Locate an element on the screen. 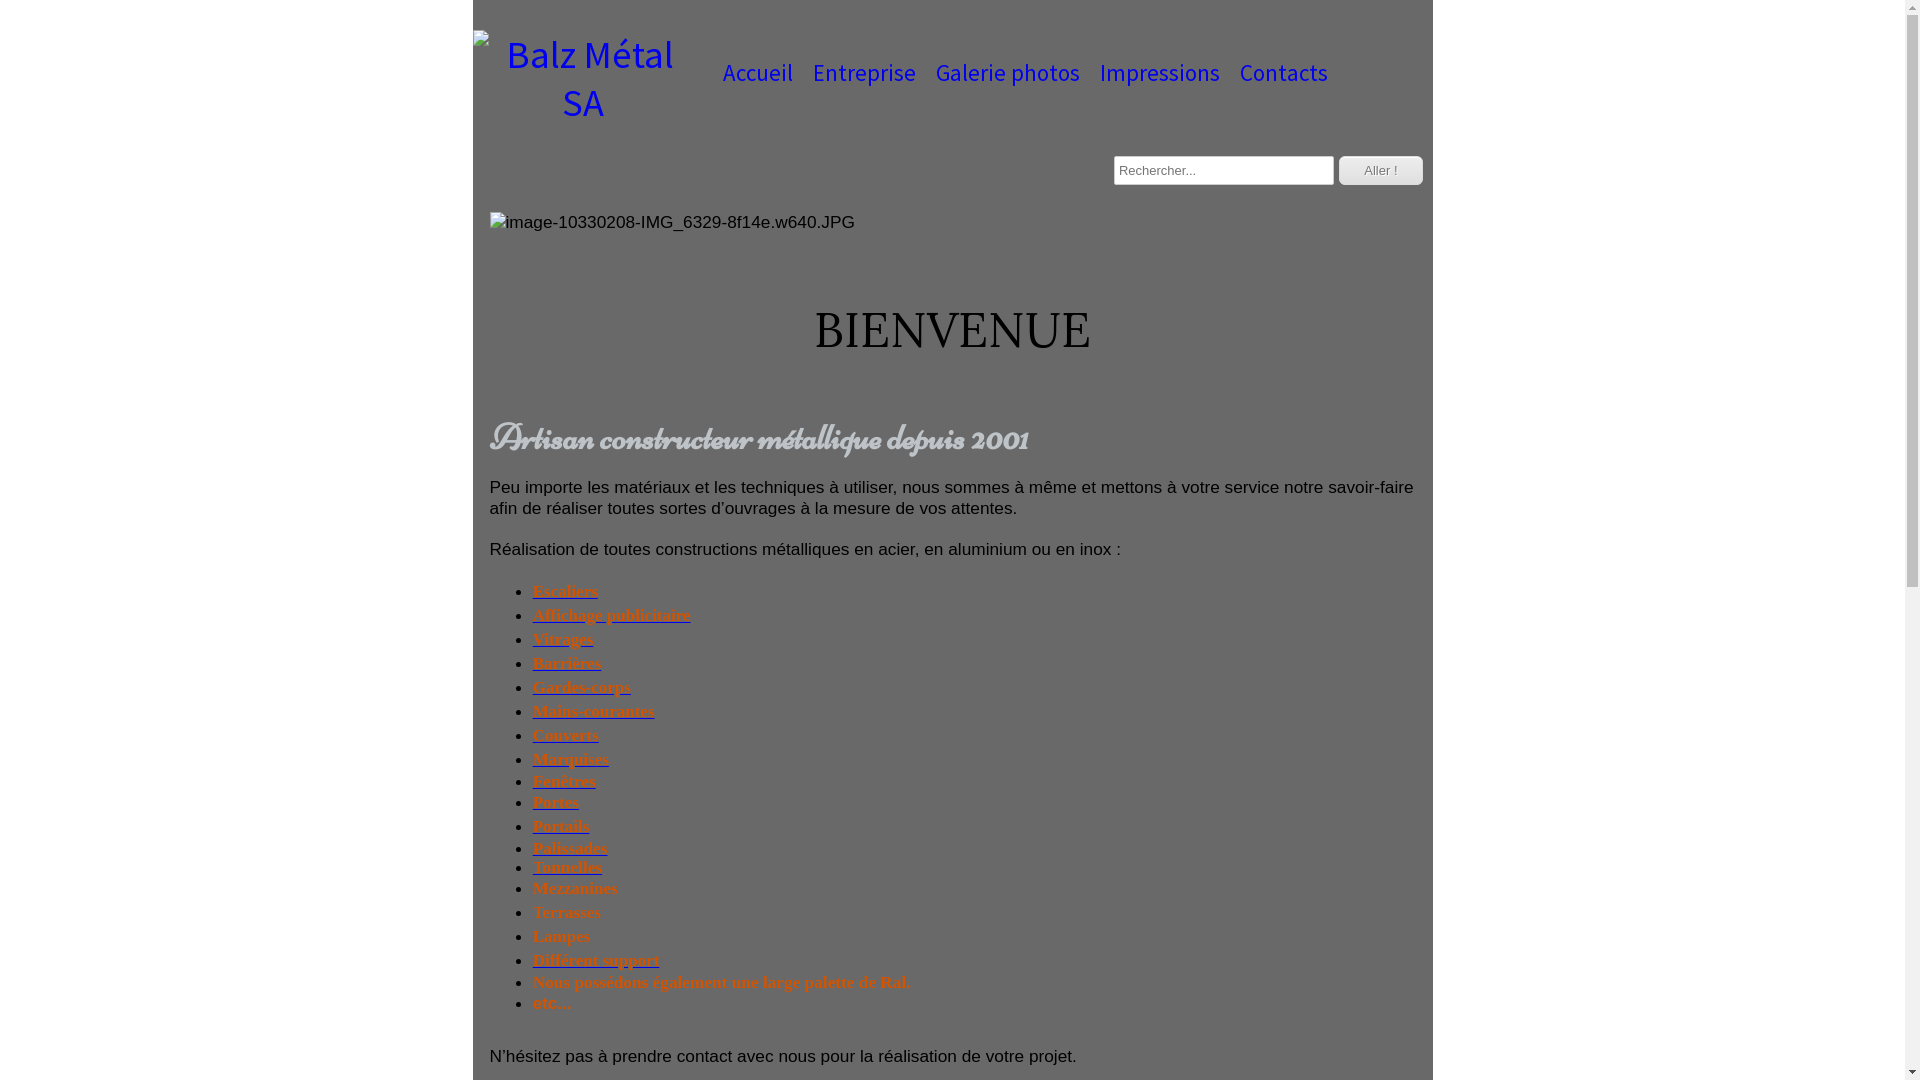 The width and height of the screenshot is (1920, 1080). 'Portes' is located at coordinates (532, 801).